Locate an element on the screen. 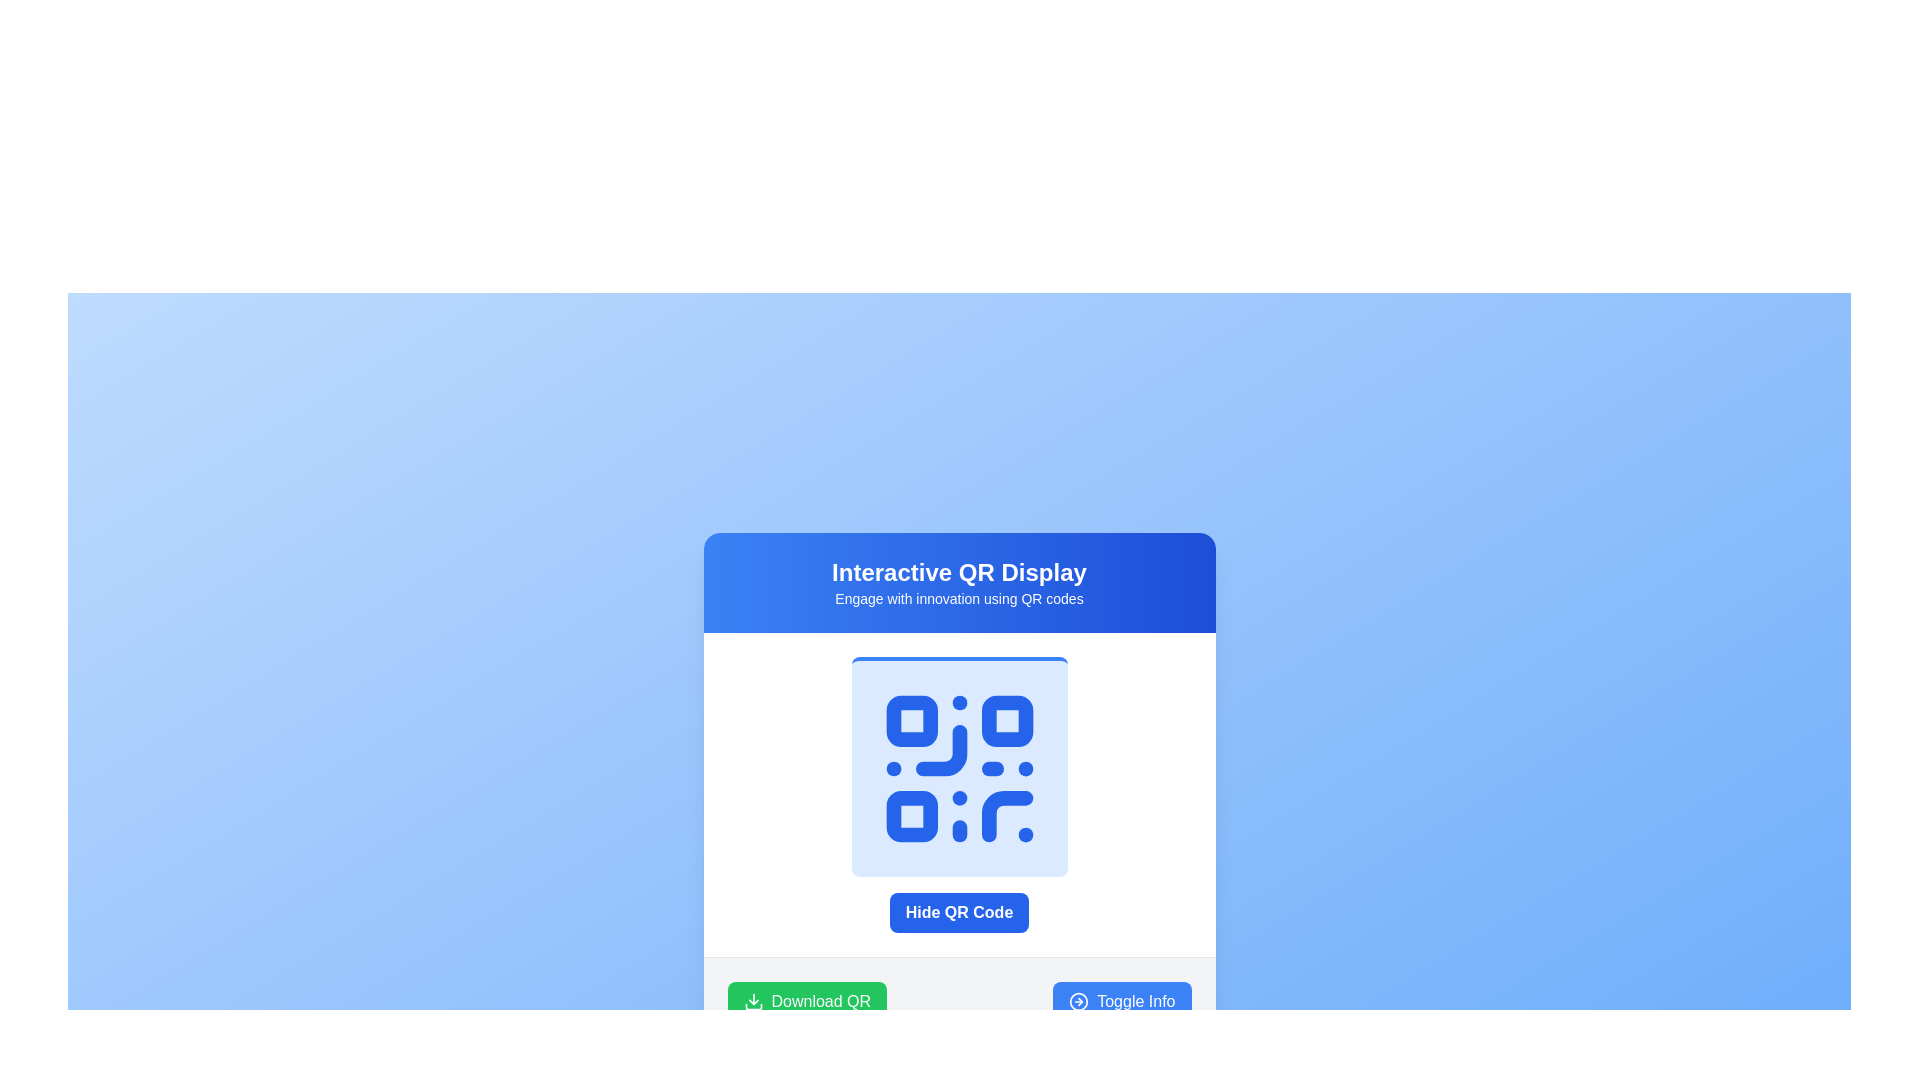 The height and width of the screenshot is (1080, 1920). the icon located to the left of the 'Toggle Info' text within the button in the bottom-right section of the main interface block is located at coordinates (1078, 1001).